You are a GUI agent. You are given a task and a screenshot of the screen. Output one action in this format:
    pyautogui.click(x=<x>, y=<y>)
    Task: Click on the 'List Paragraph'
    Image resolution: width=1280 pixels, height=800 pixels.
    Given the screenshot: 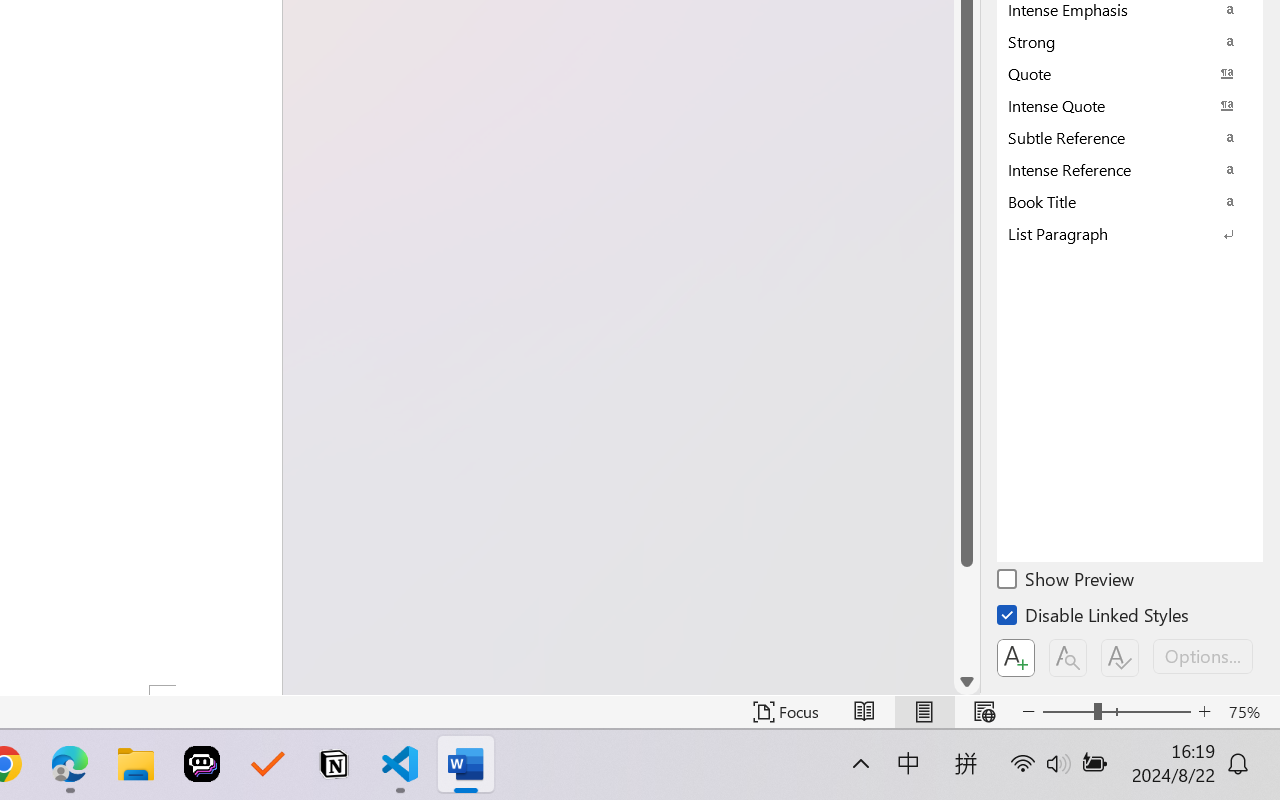 What is the action you would take?
    pyautogui.click(x=1130, y=233)
    